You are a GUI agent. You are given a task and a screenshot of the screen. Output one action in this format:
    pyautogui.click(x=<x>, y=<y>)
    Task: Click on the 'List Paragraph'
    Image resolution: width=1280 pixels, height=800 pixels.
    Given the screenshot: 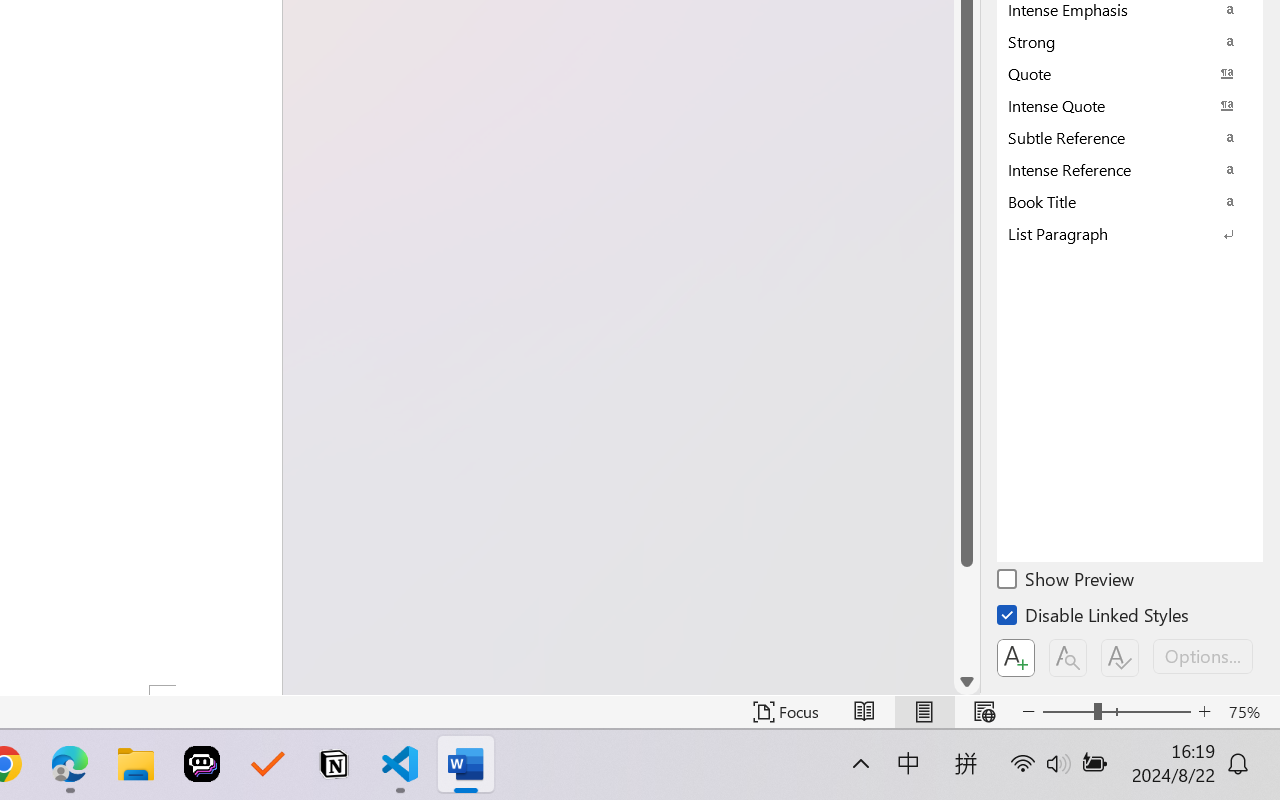 What is the action you would take?
    pyautogui.click(x=1130, y=233)
    